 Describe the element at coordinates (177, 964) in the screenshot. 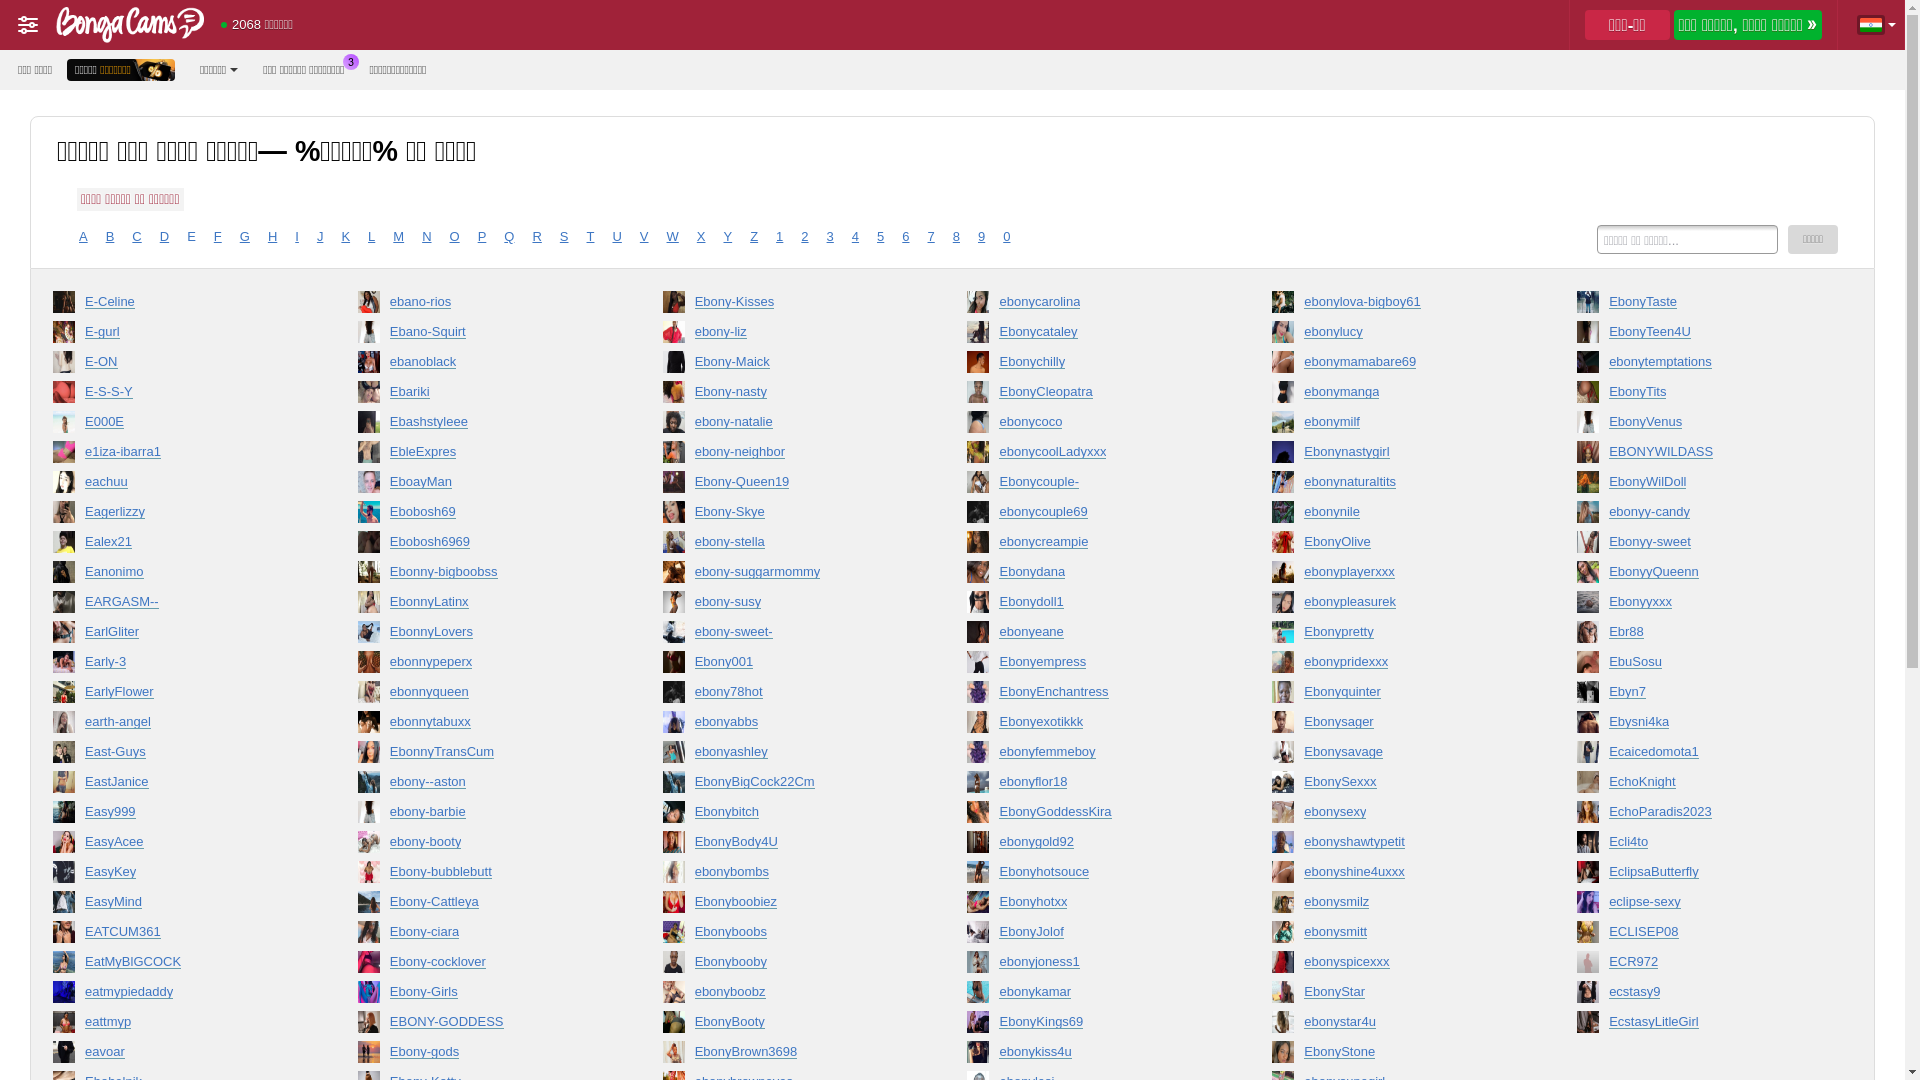

I see `'EatMyBlGCOCK'` at that location.